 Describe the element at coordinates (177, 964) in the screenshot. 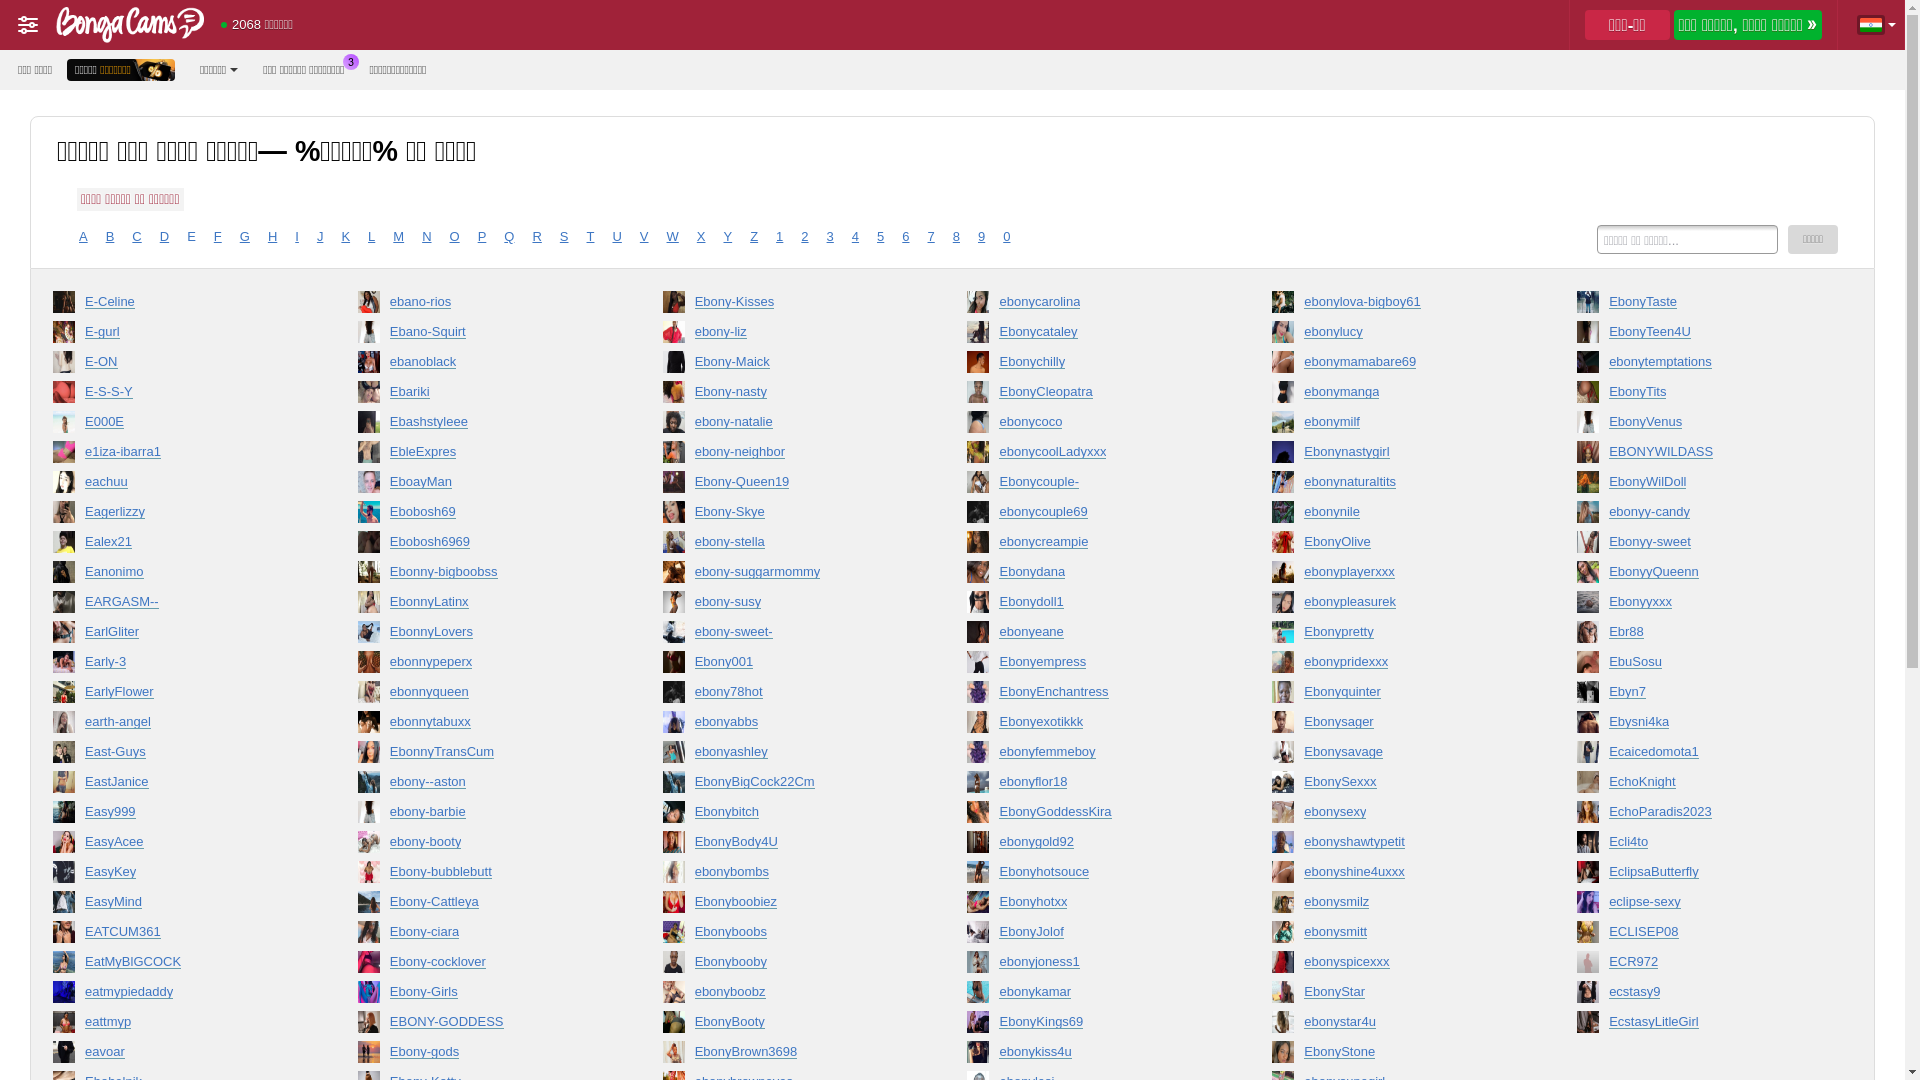

I see `'EatMyBlGCOCK'` at that location.